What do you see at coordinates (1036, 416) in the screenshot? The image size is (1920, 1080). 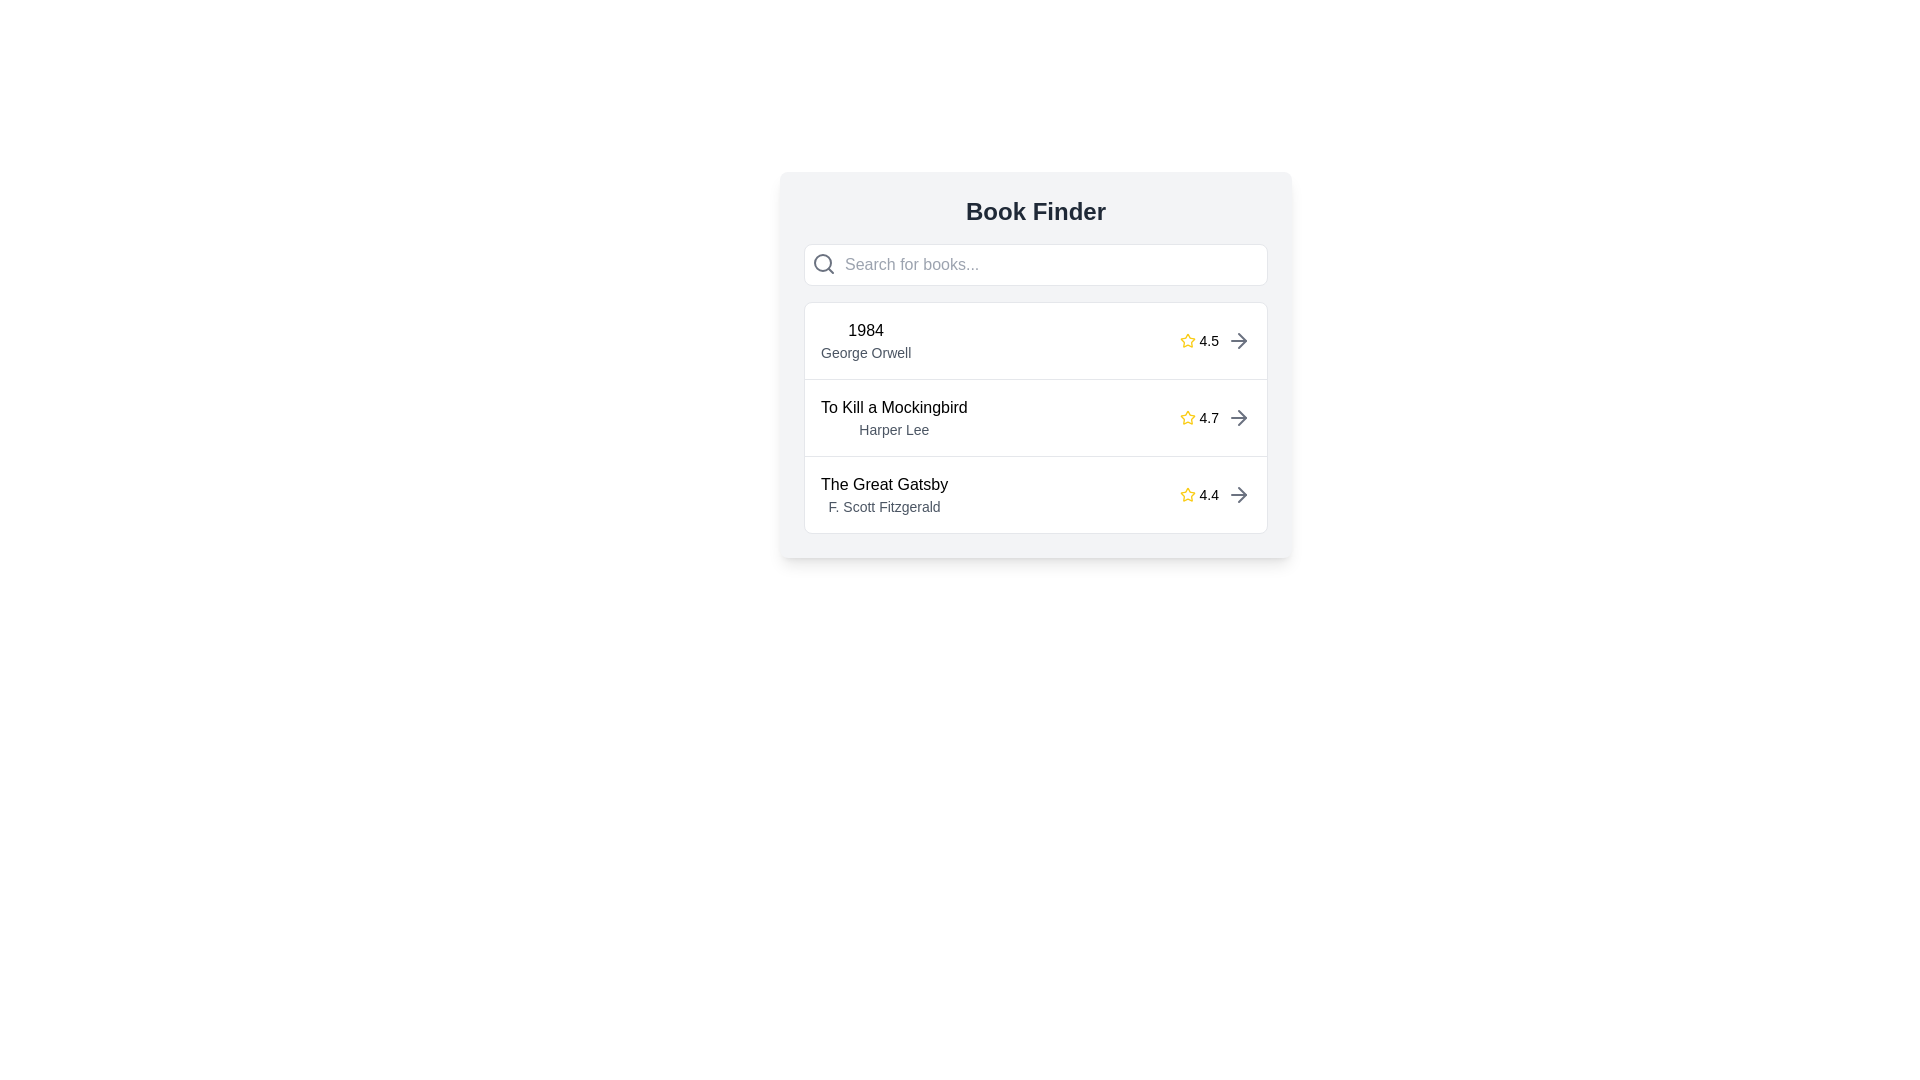 I see `to select the second list item representing a book, which is positioned between '1984' and 'The Great Gatsby' in the vertical list` at bounding box center [1036, 416].